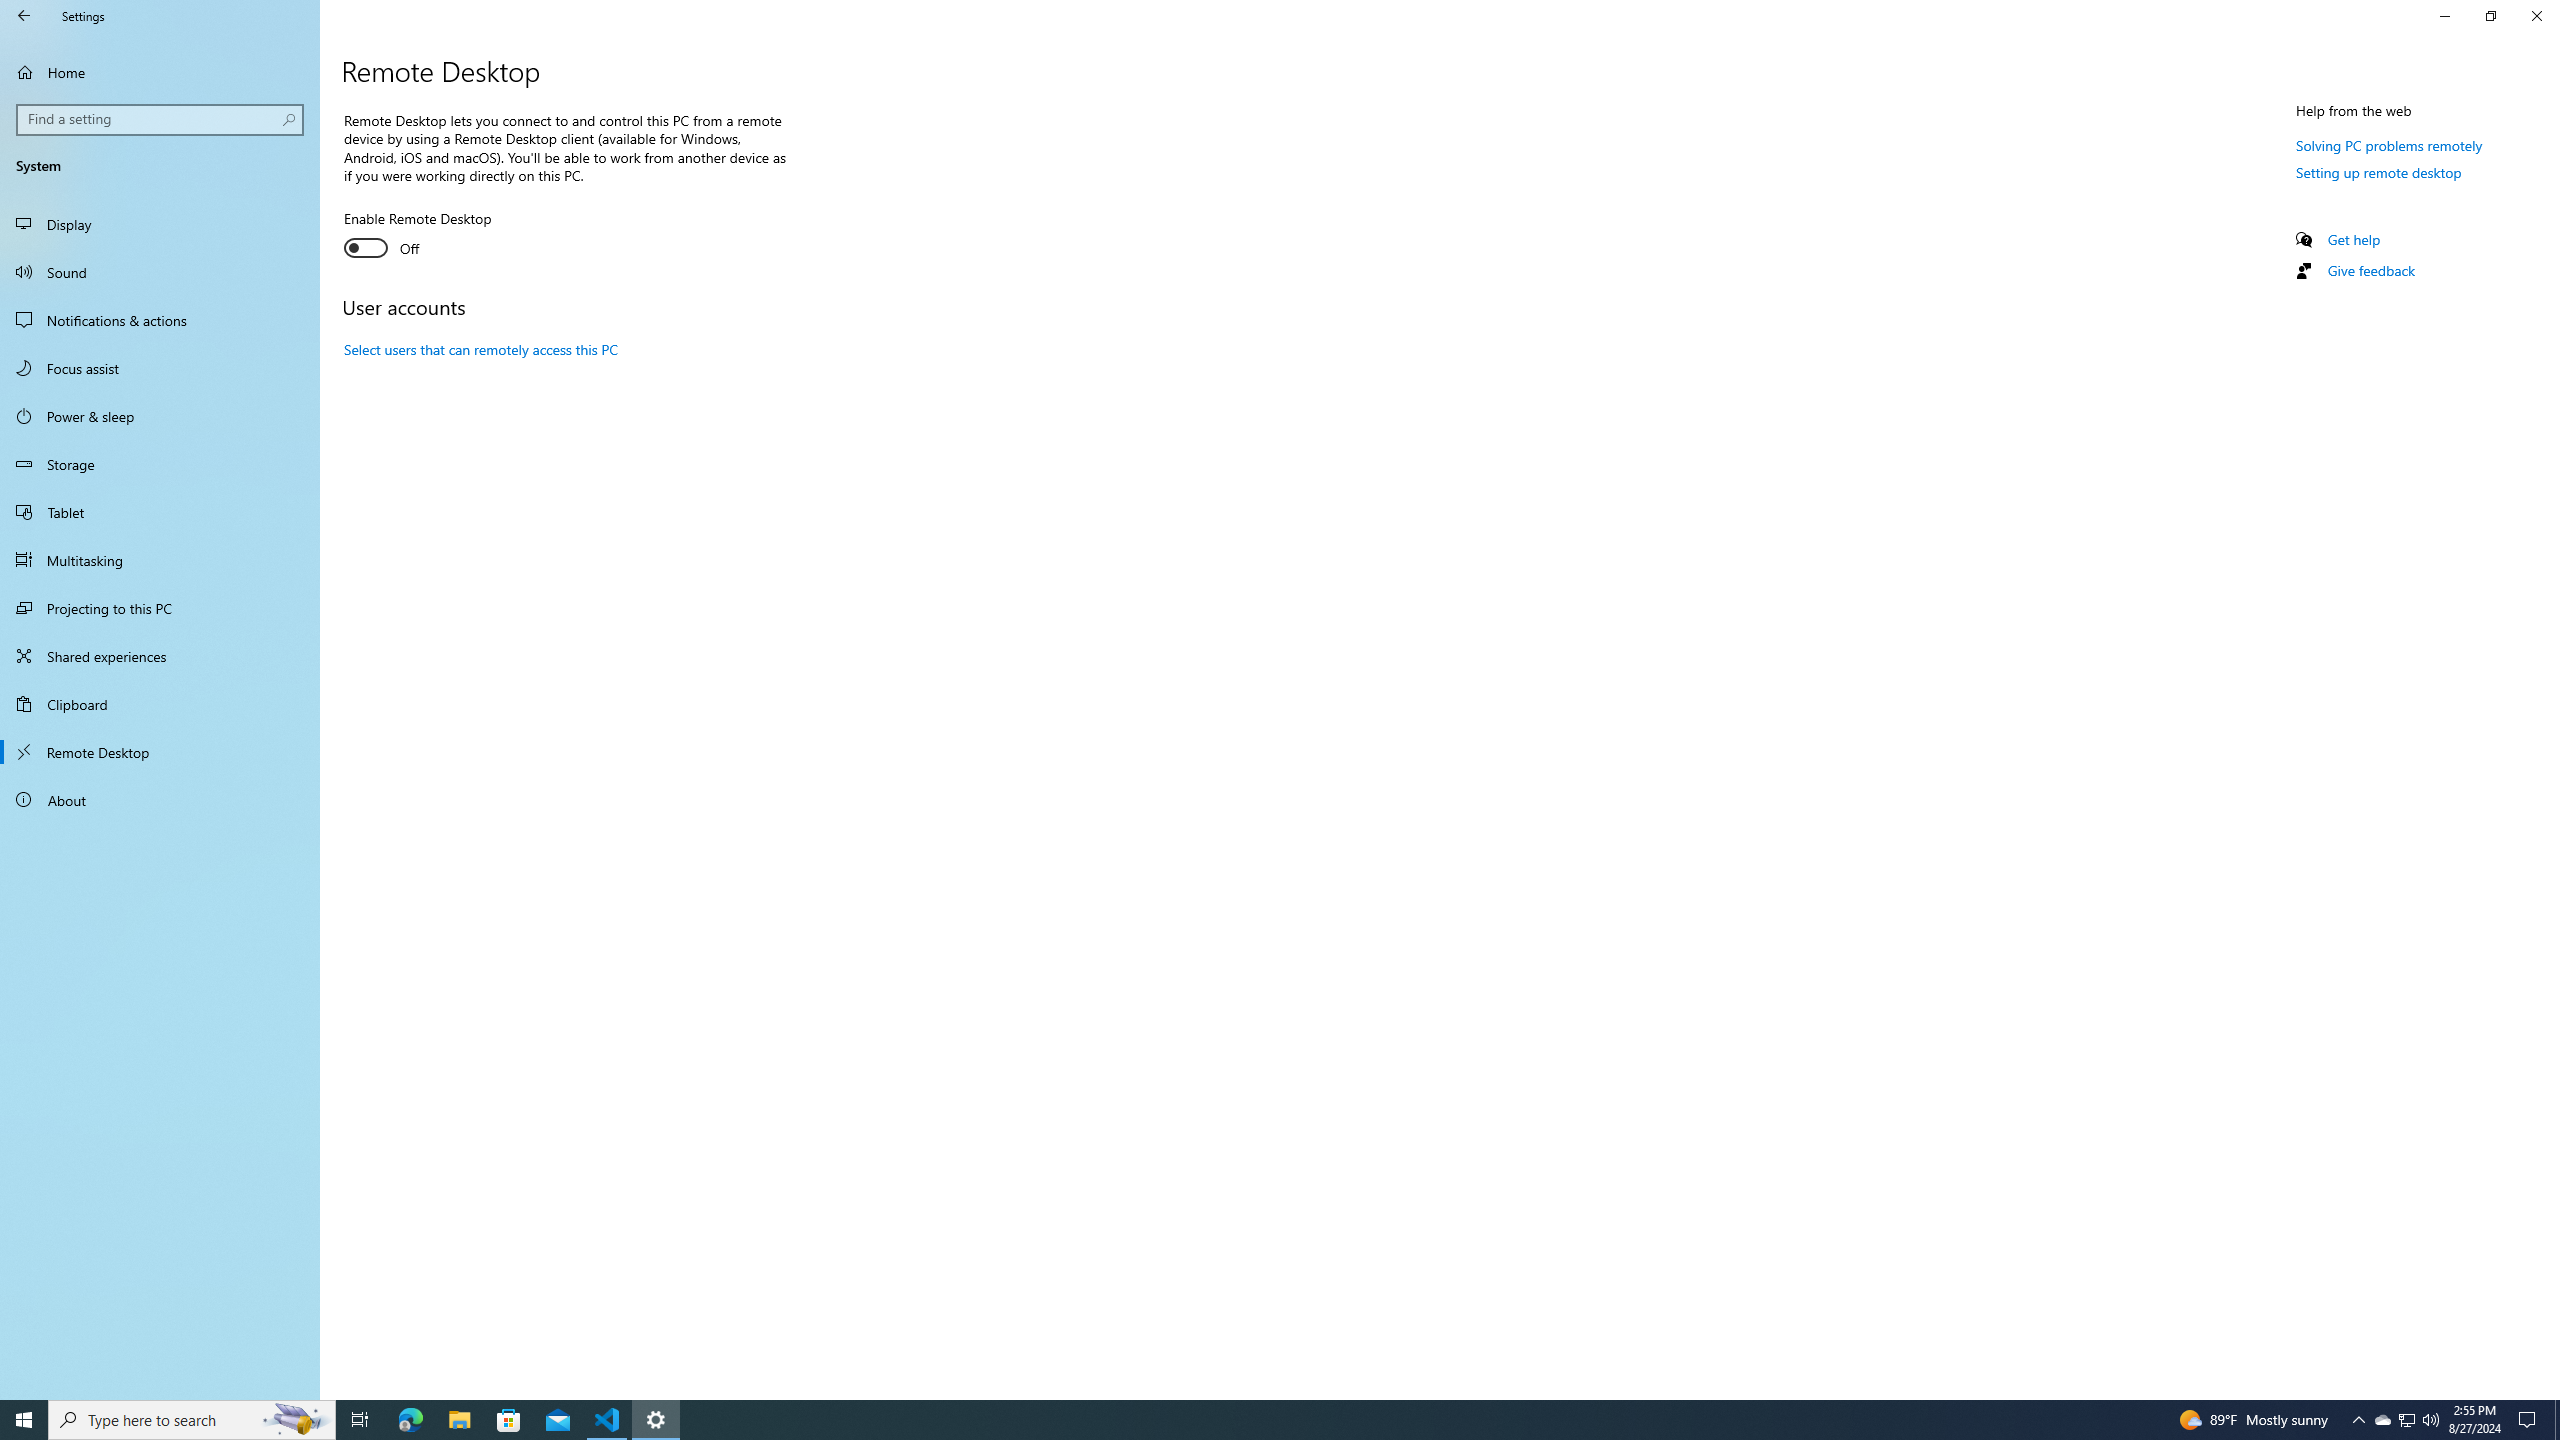  Describe the element at coordinates (2388, 145) in the screenshot. I see `'Solving PC problems remotely'` at that location.